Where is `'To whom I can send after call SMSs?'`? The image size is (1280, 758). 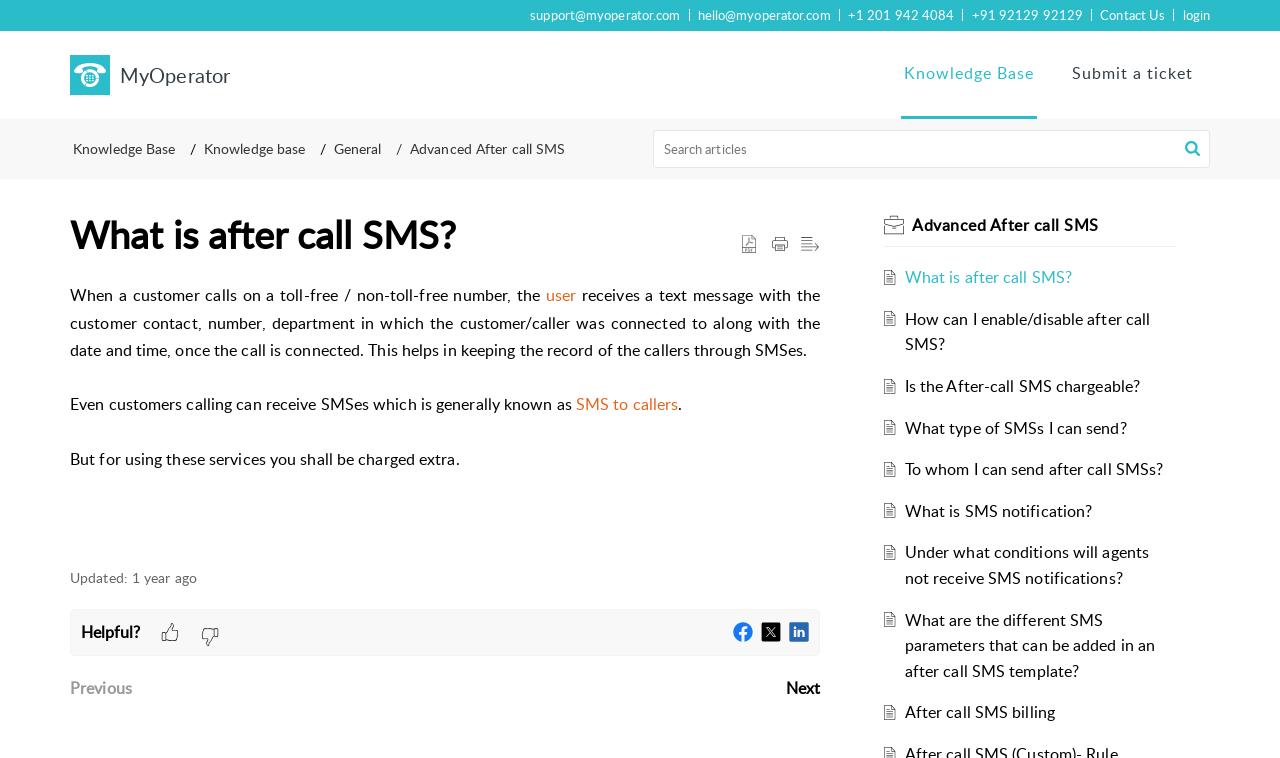 'To whom I can send after call SMSs?' is located at coordinates (1033, 467).